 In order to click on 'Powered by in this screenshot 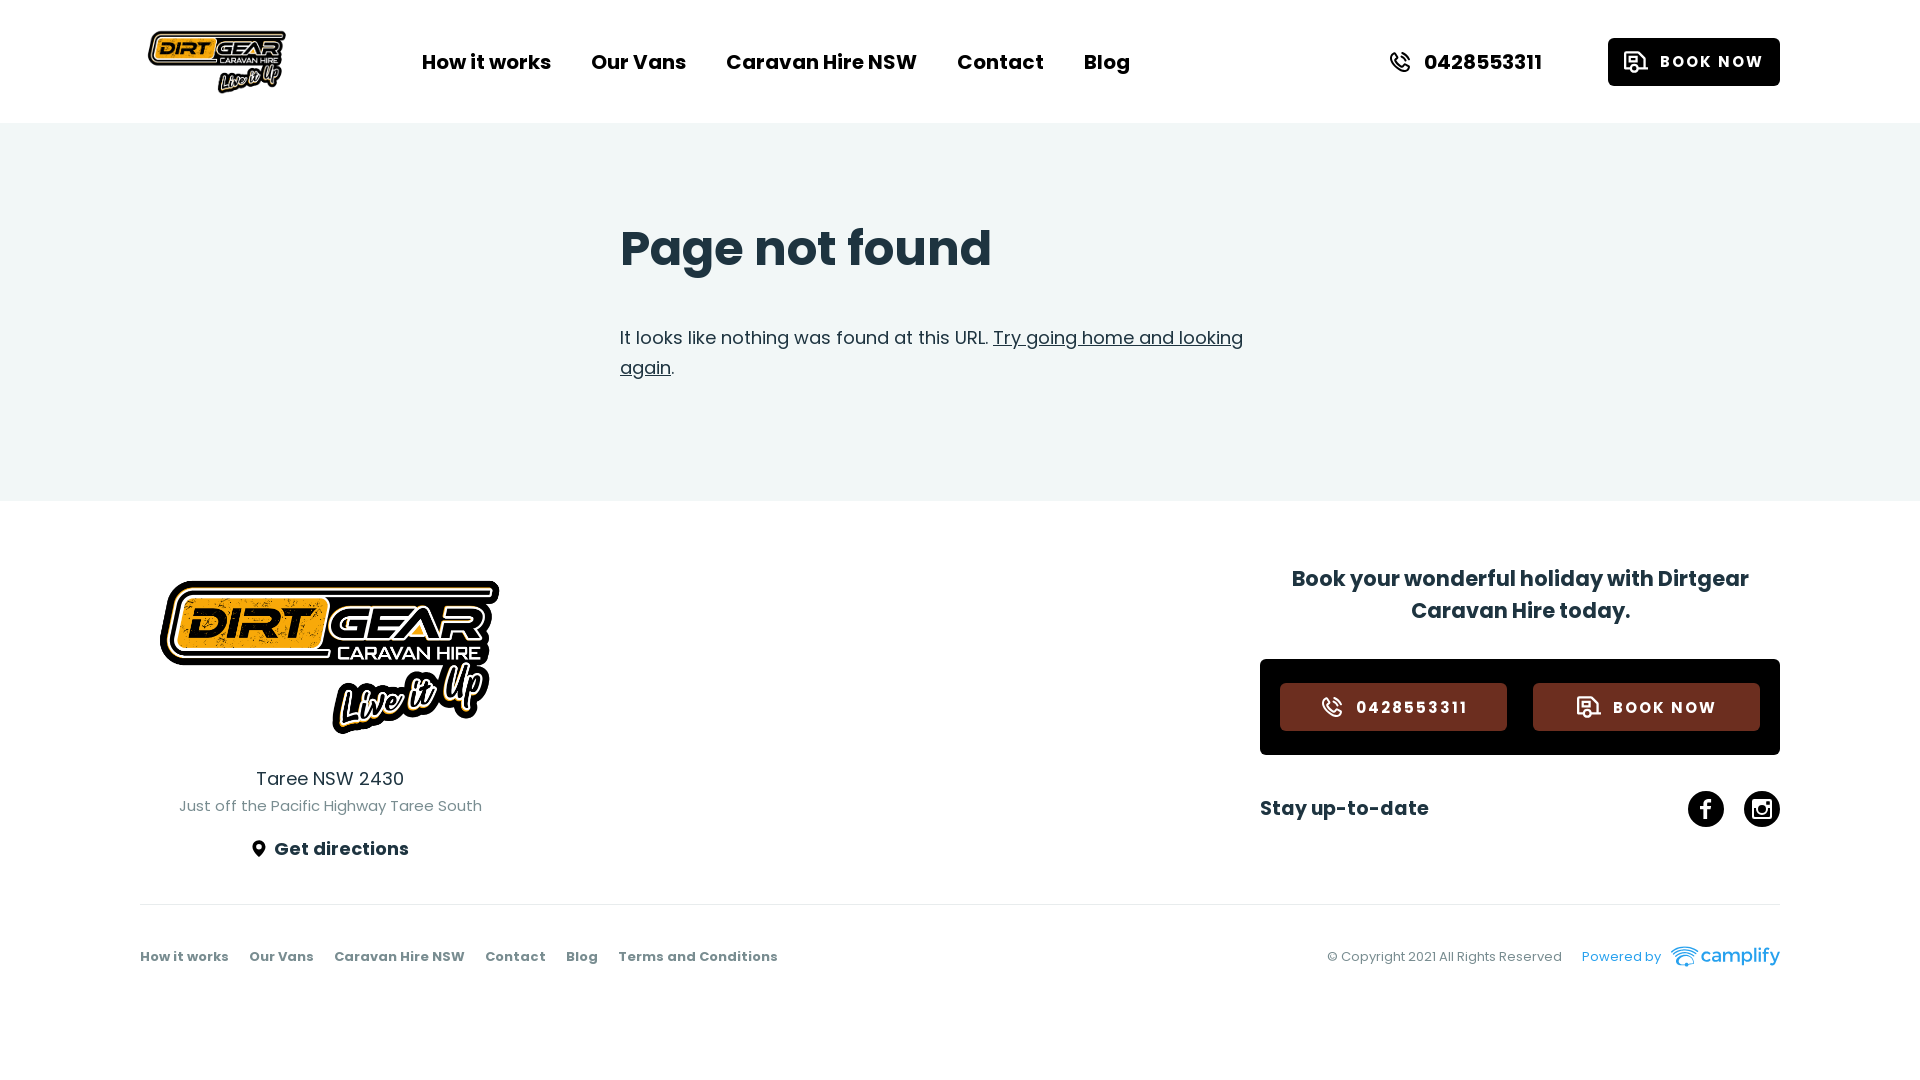, I will do `click(1680, 955)`.